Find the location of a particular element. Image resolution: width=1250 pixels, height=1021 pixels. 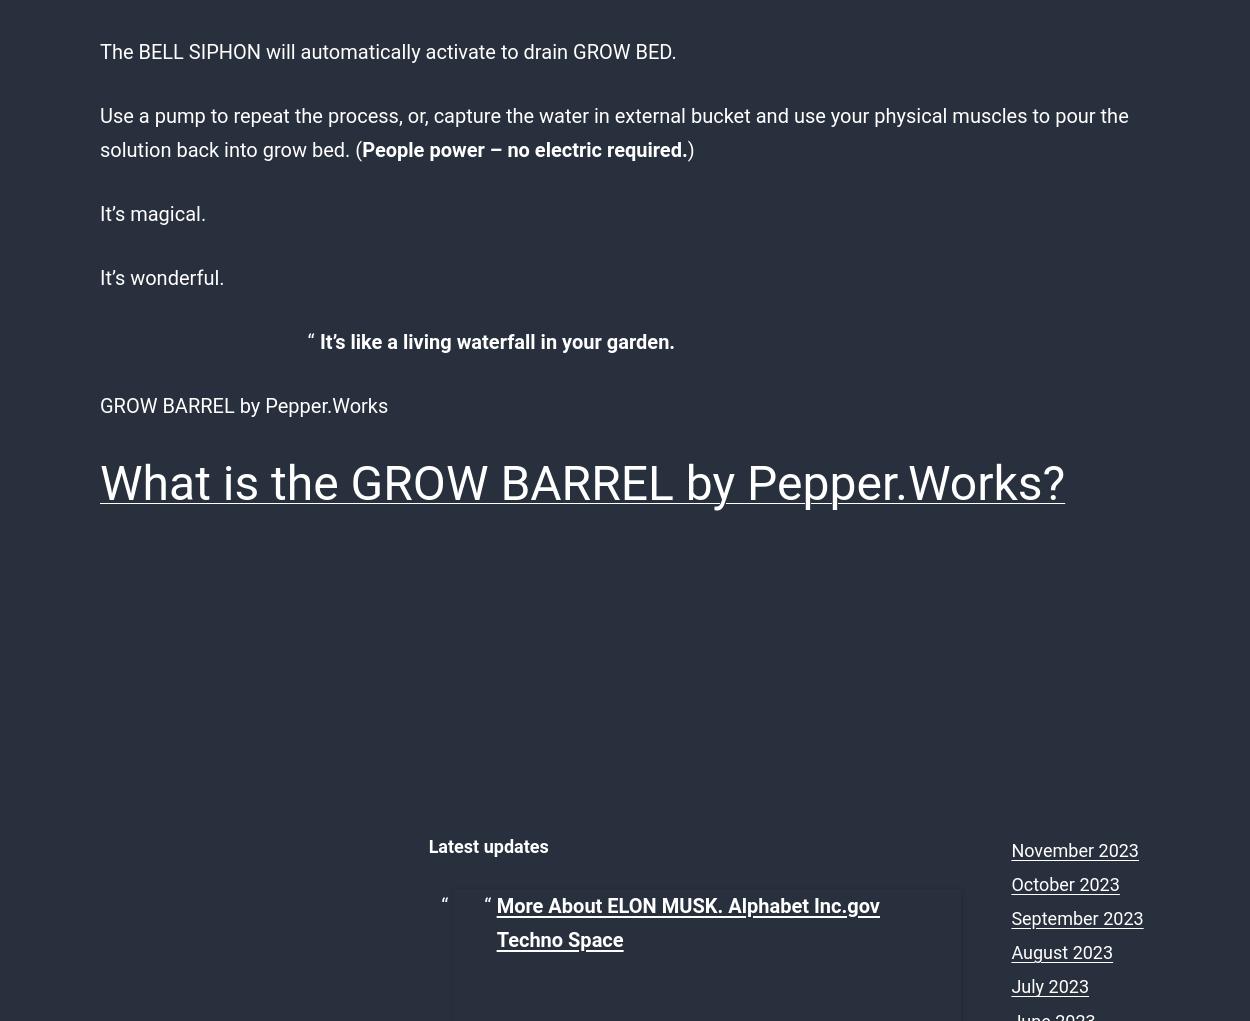

'September 2023' is located at coordinates (1076, 918).